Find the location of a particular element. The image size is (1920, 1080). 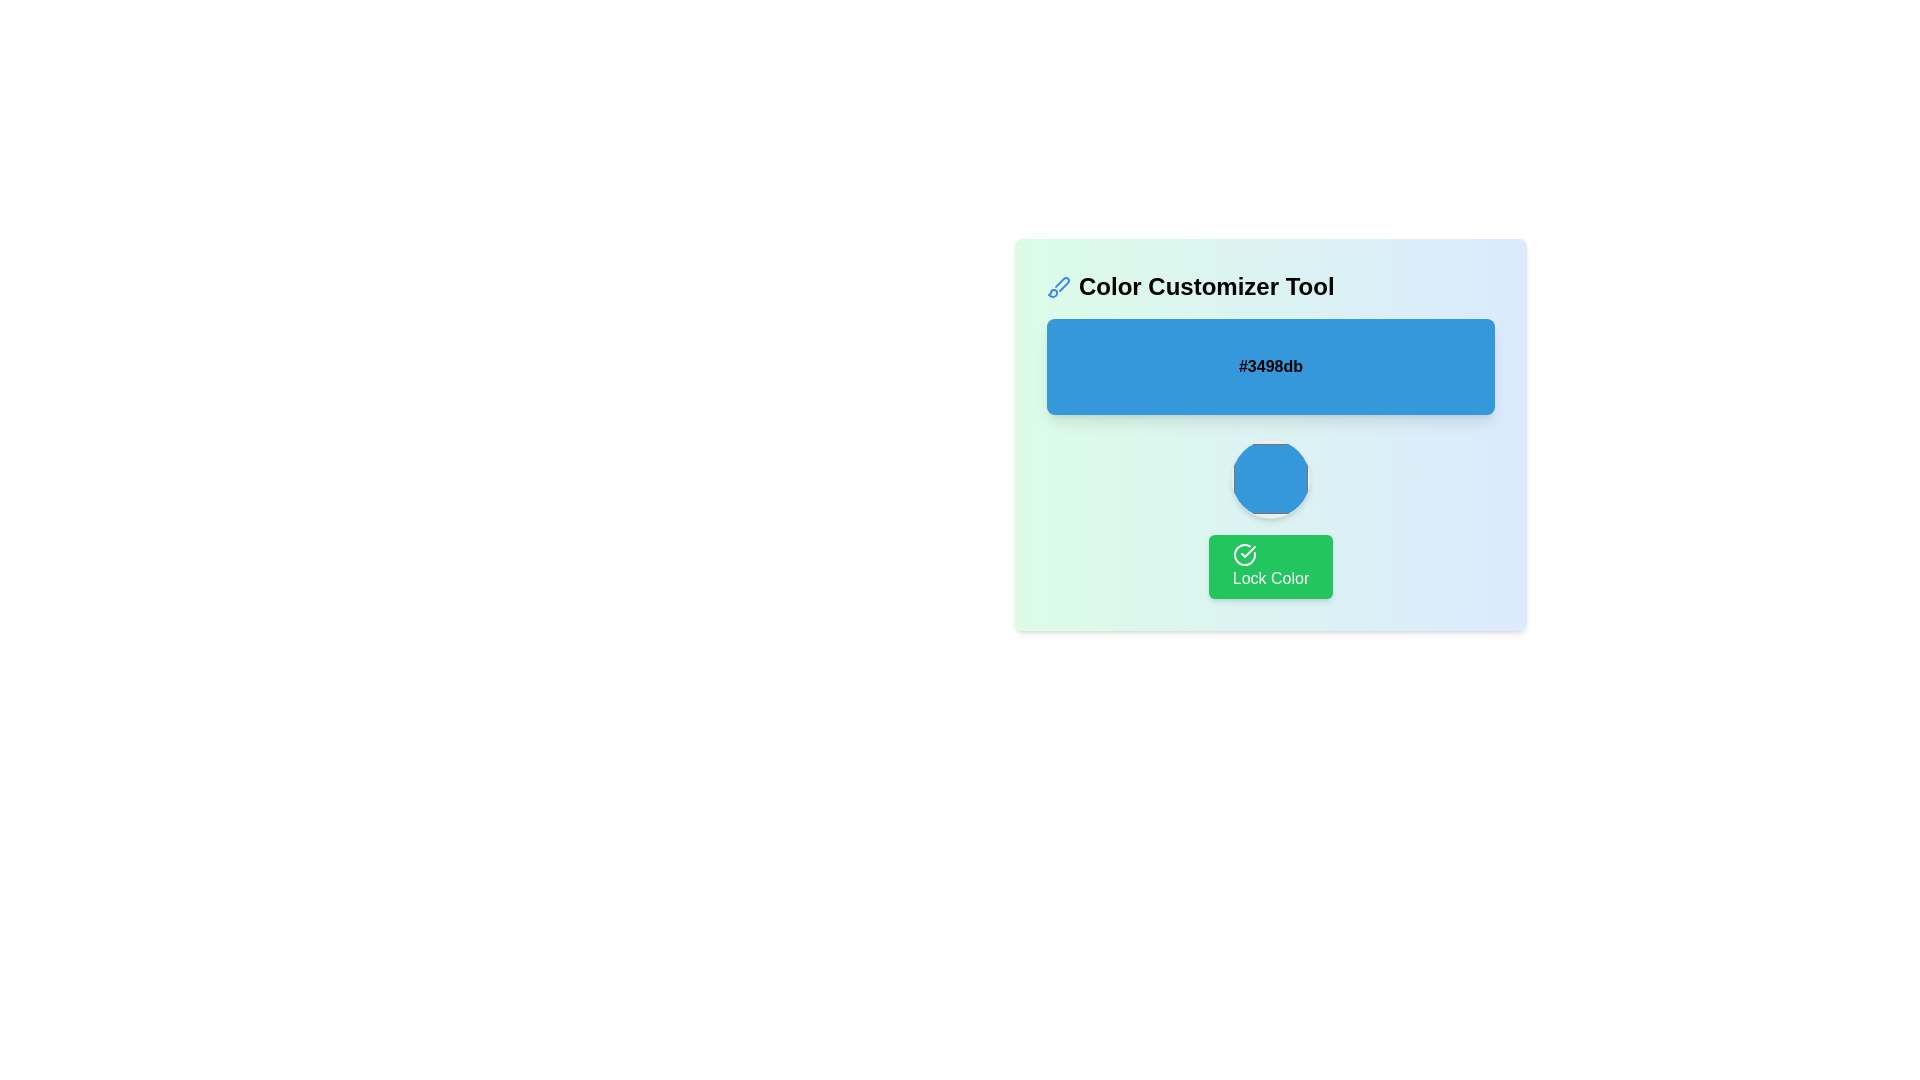

the color selection button located centrally below the blue rectangle with color code '#3498db' and above the 'Lock Color' button is located at coordinates (1270, 478).